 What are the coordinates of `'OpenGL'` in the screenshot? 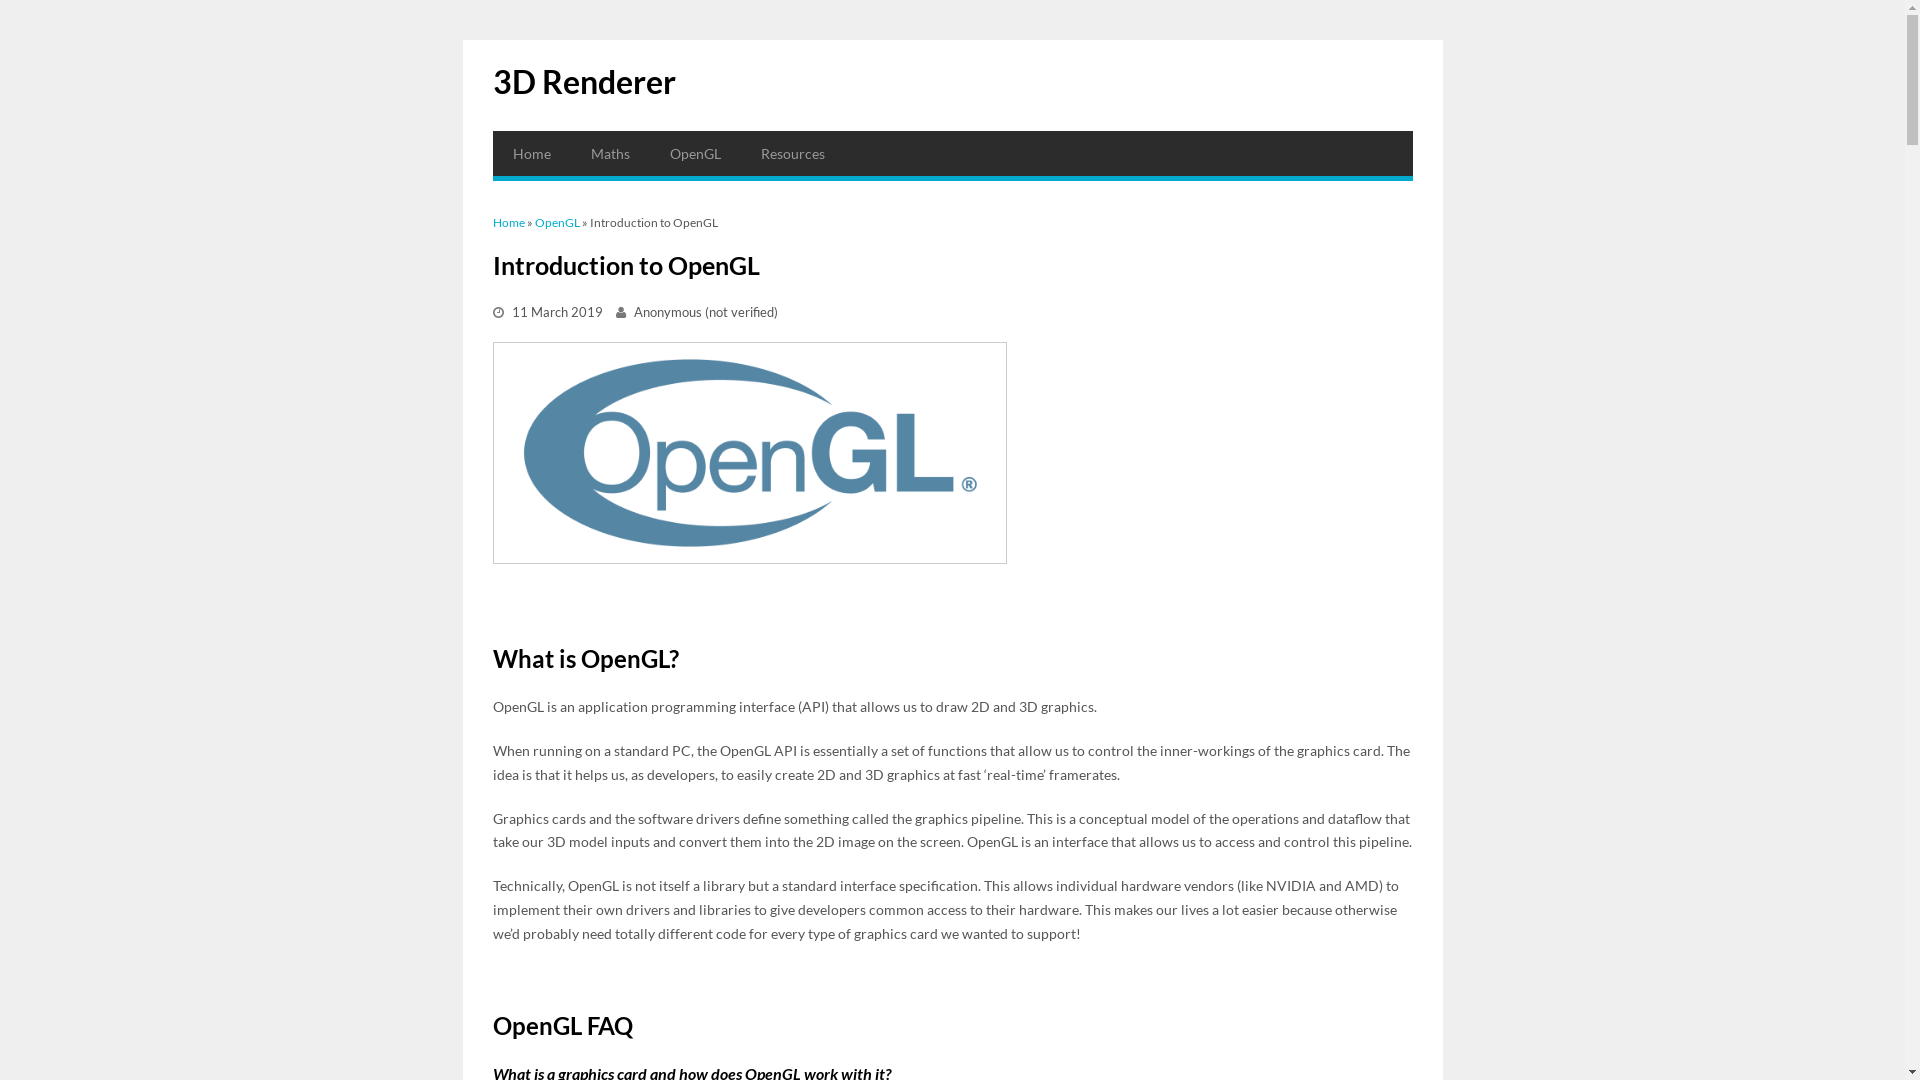 It's located at (649, 152).